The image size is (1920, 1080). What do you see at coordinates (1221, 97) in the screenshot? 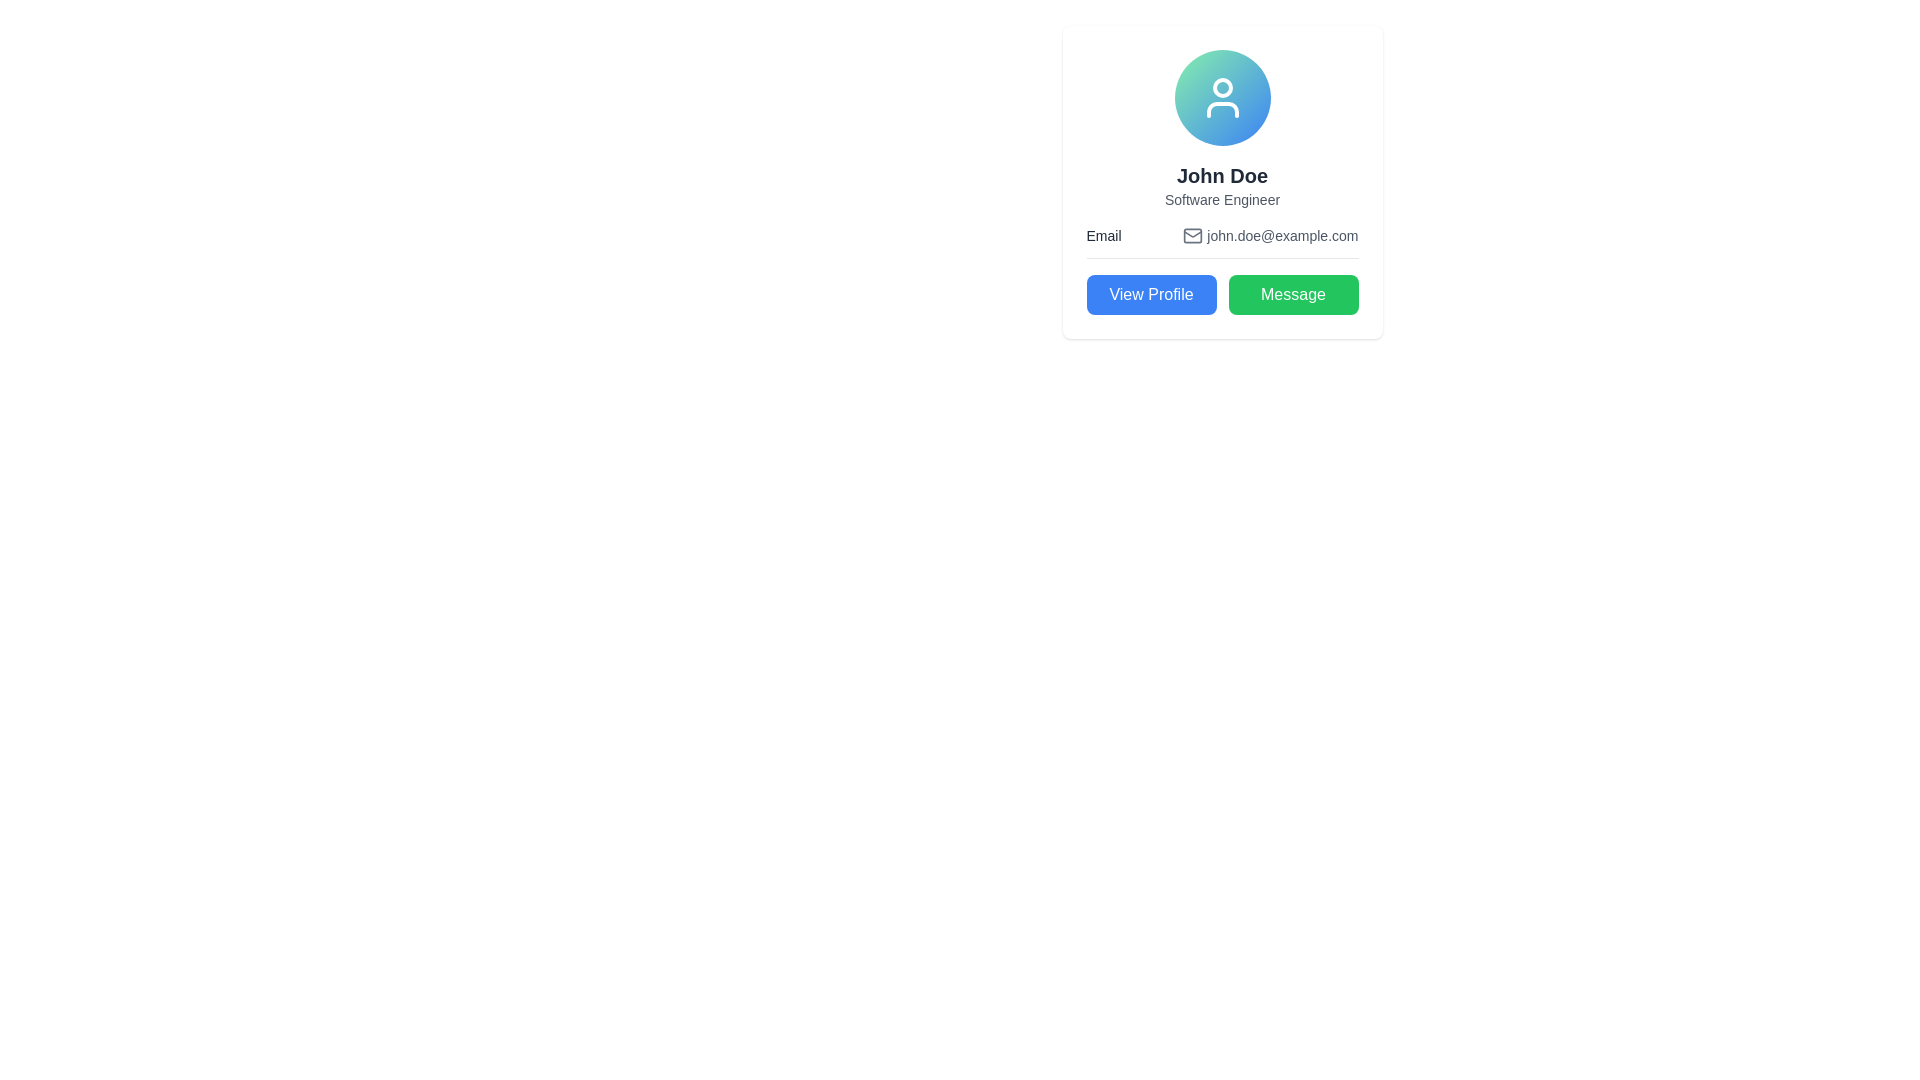
I see `the user's profile image or avatar located at the top center of the card, above the user's name 'John Doe'` at bounding box center [1221, 97].